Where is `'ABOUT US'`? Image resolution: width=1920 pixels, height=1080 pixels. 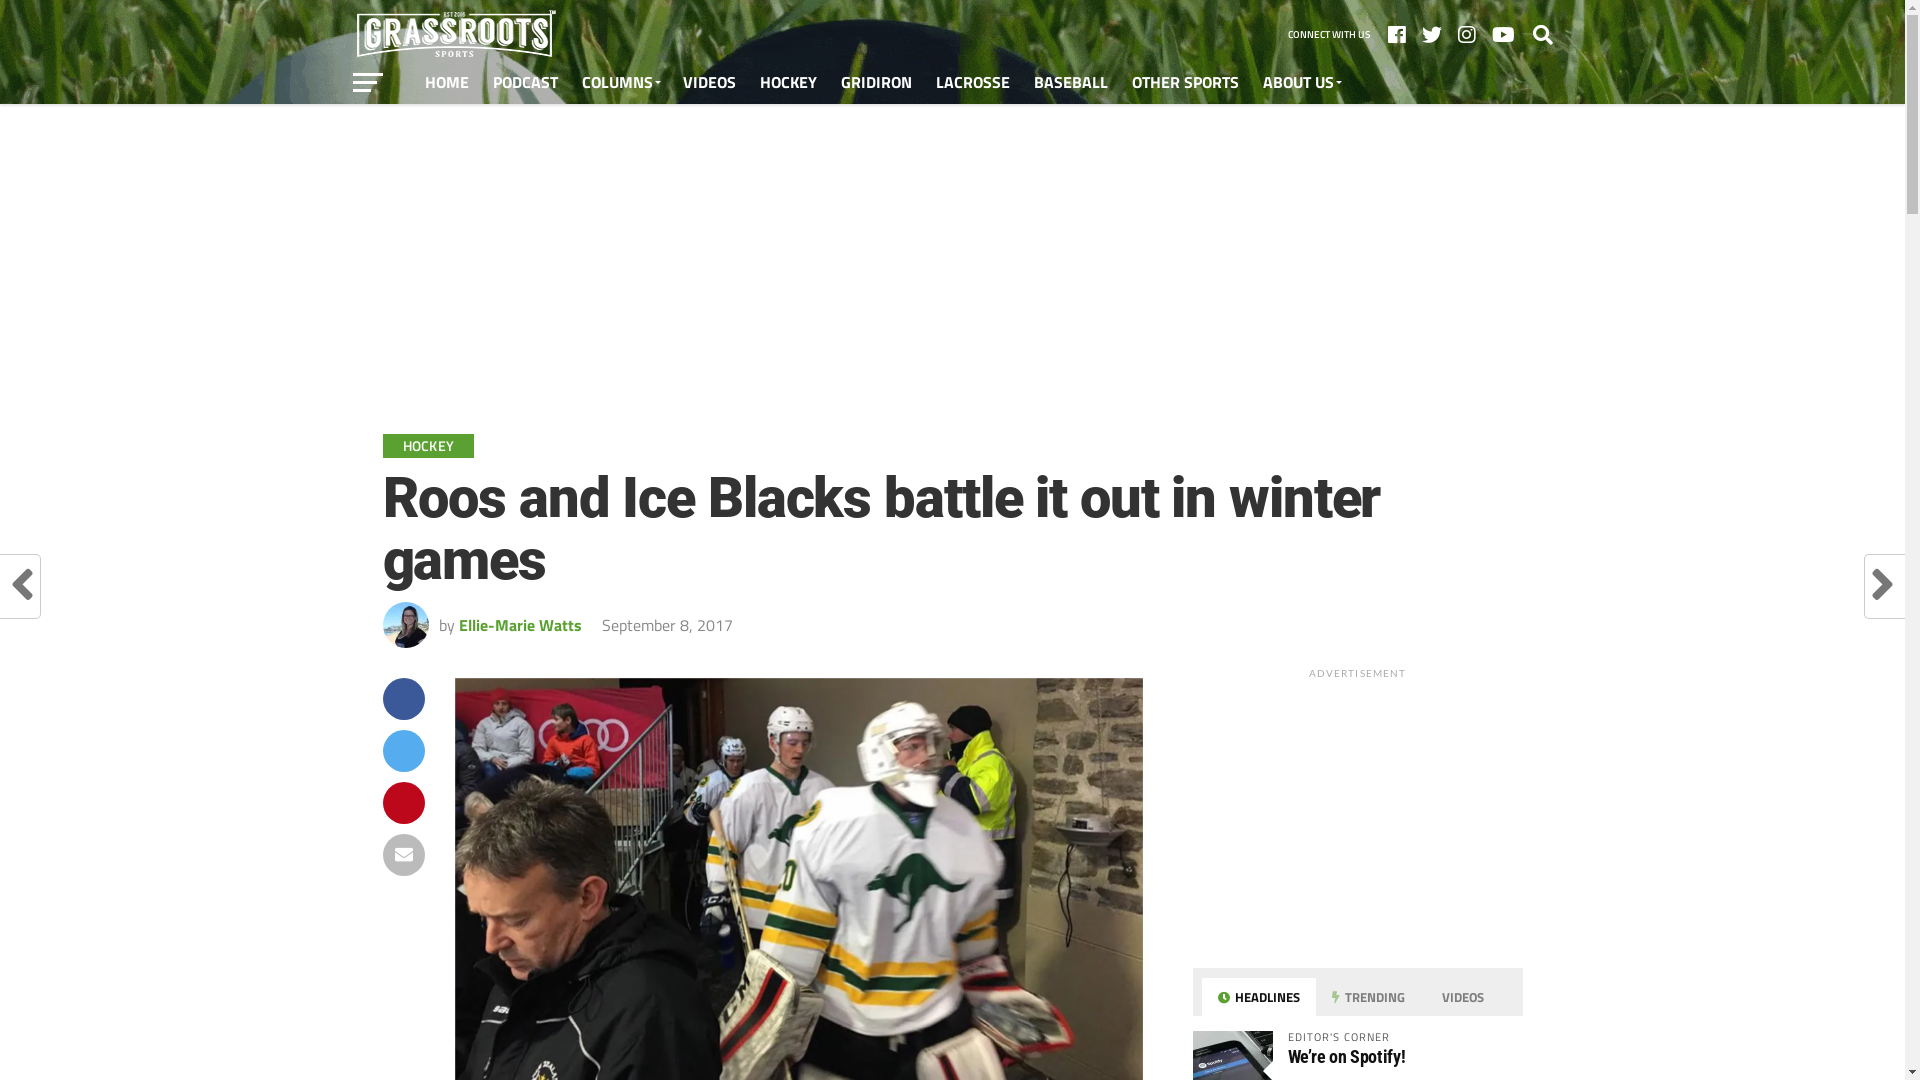 'ABOUT US' is located at coordinates (1248, 80).